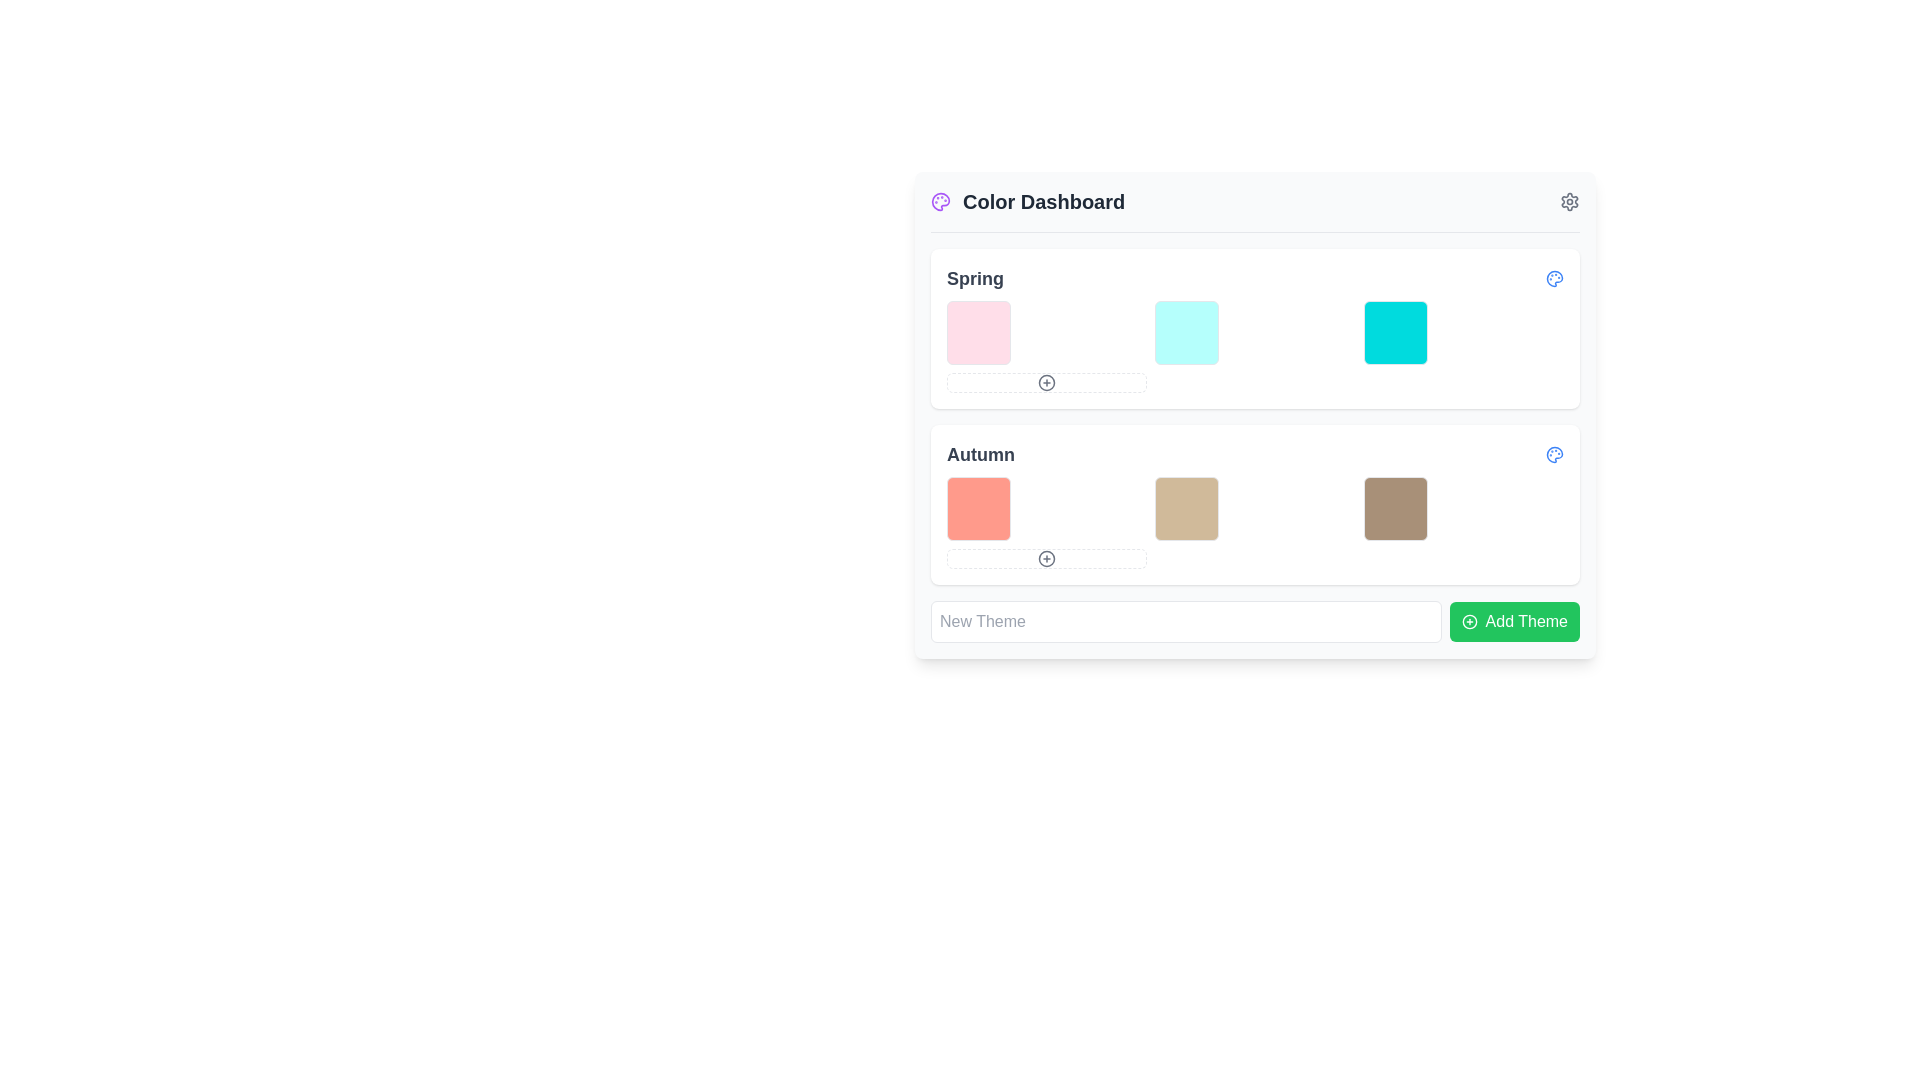  I want to click on the Circle icon located in the Autumn section of the Color Dashboard, which is positioned centrally within the dashed placeholder area near the color blocks, so click(1046, 559).